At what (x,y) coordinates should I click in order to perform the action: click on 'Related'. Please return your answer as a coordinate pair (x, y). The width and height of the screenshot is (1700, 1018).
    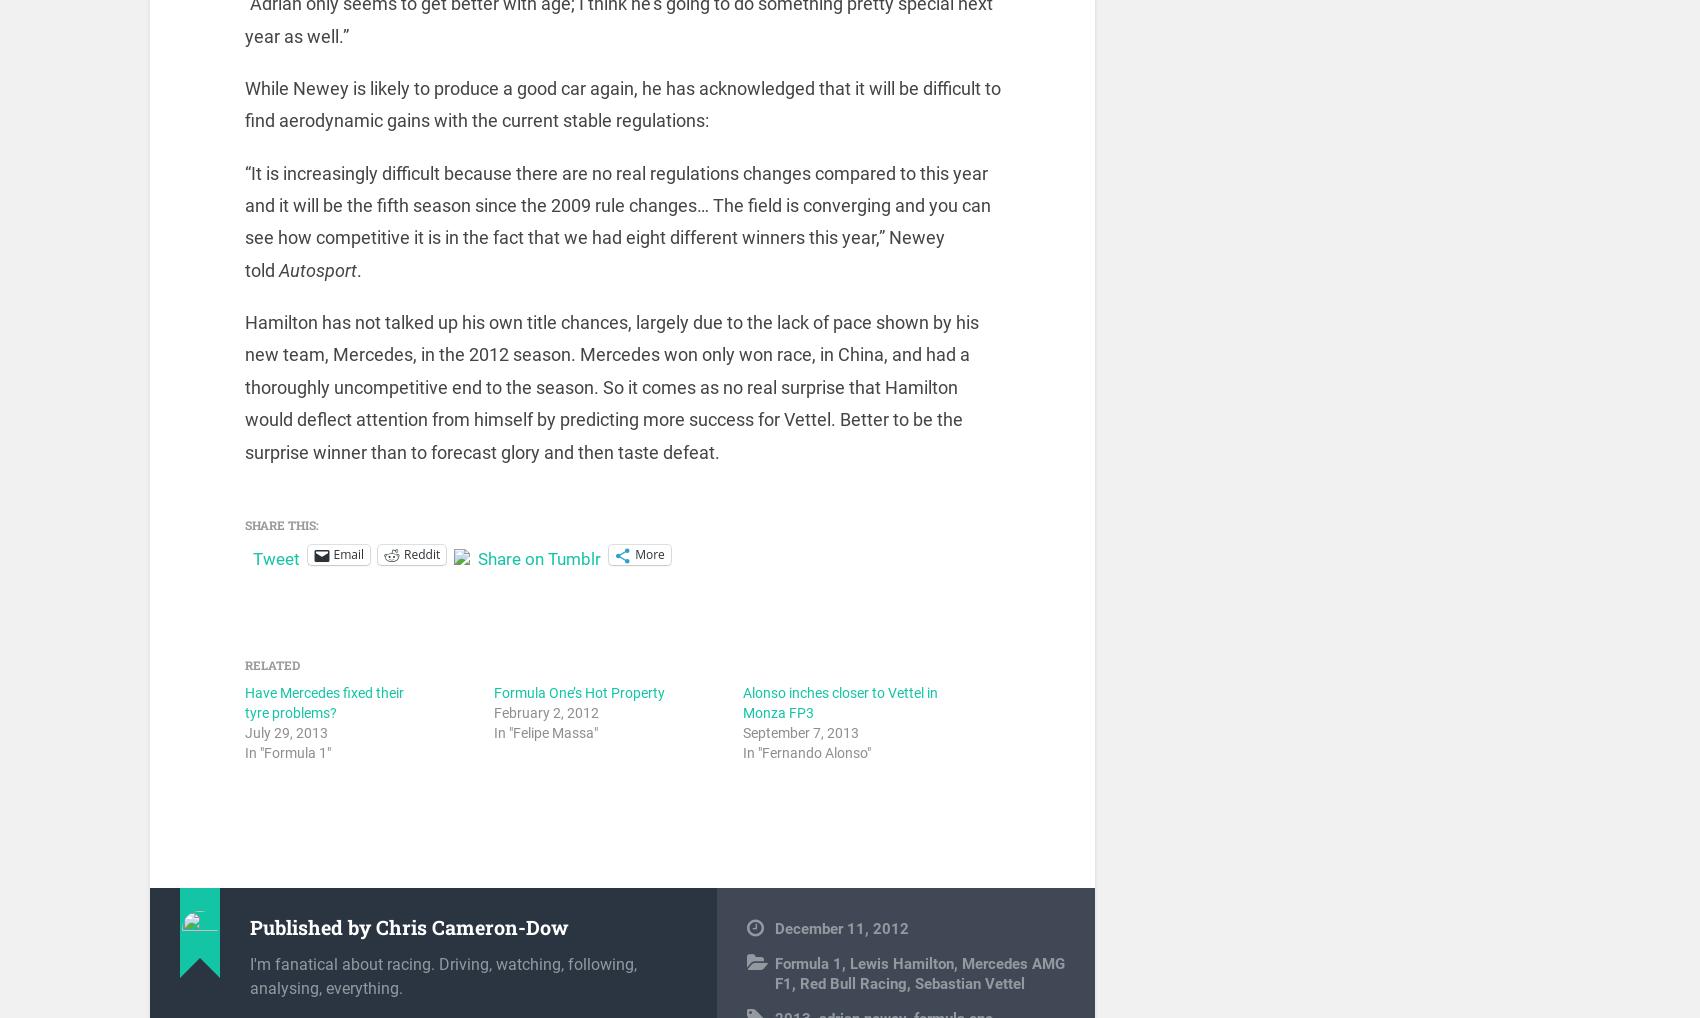
    Looking at the image, I should click on (271, 675).